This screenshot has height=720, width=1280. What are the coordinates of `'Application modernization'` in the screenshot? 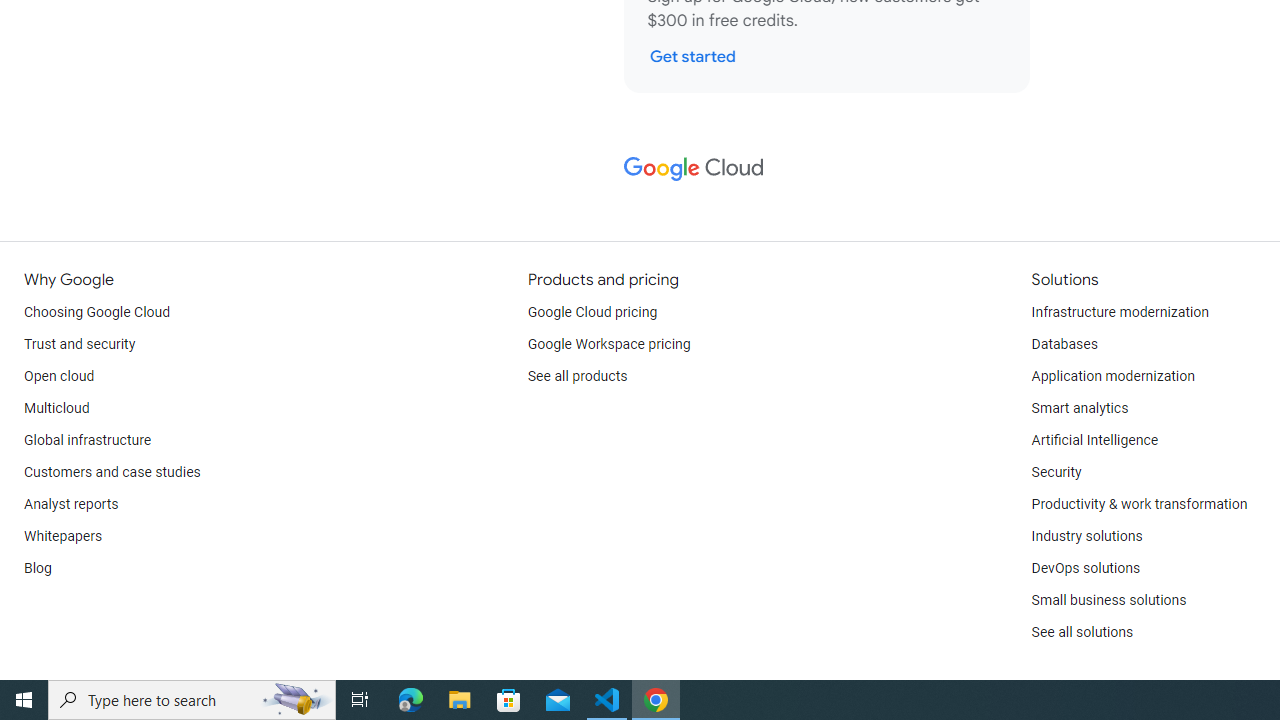 It's located at (1111, 376).